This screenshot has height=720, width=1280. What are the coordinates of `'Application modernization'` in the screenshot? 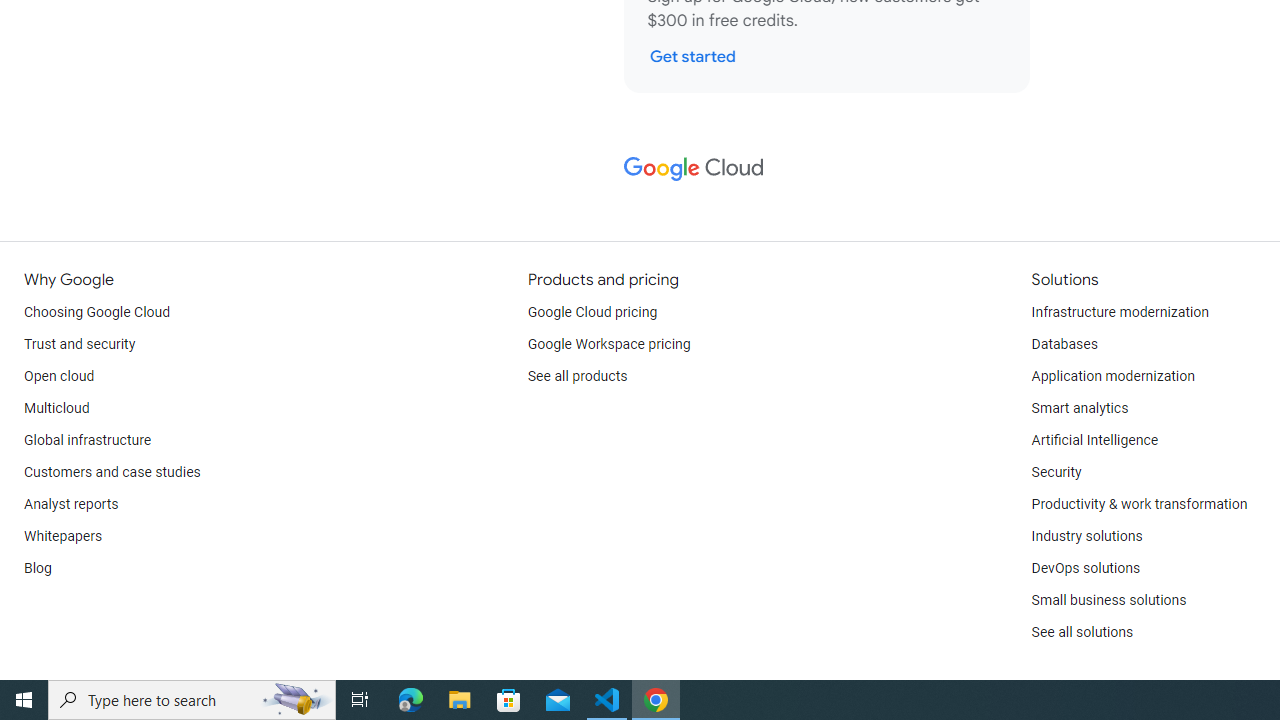 It's located at (1111, 376).